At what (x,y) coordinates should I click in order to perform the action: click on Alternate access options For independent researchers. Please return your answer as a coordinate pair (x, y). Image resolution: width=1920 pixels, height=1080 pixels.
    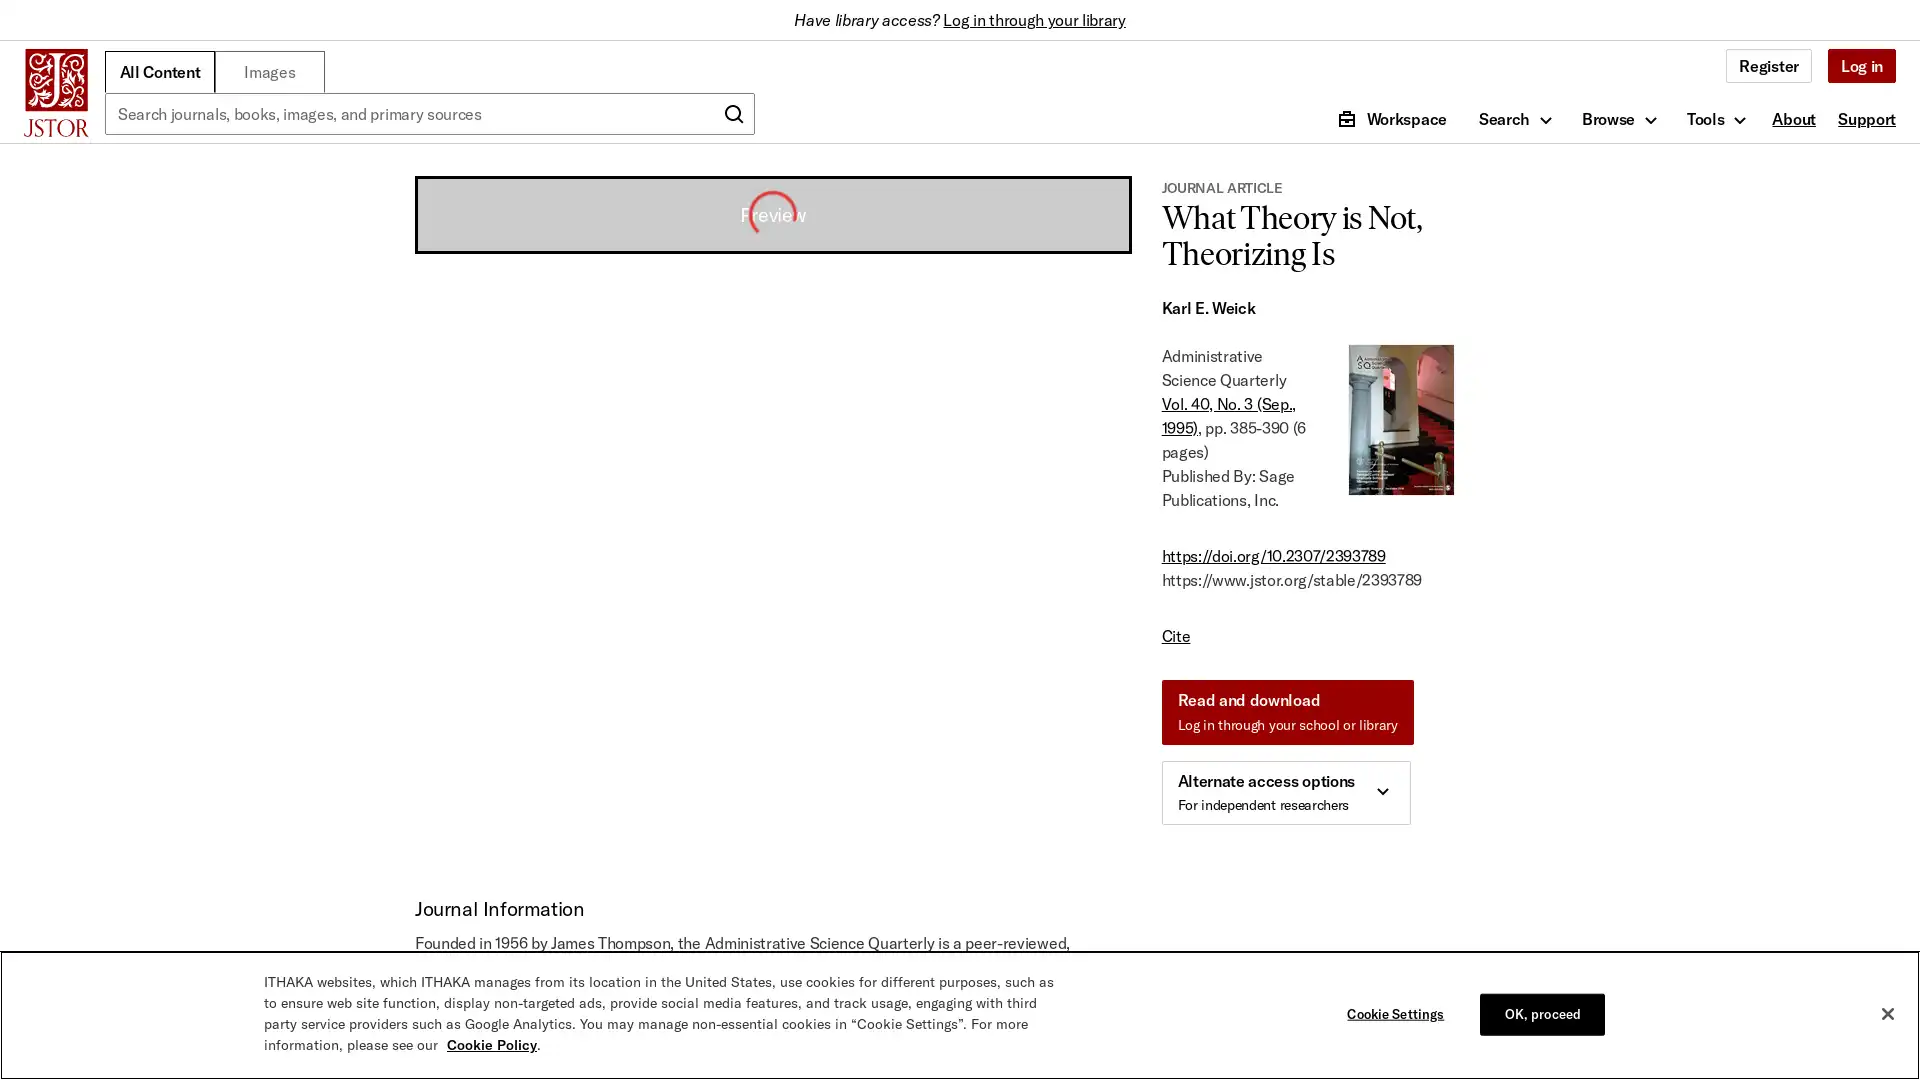
    Looking at the image, I should click on (1285, 792).